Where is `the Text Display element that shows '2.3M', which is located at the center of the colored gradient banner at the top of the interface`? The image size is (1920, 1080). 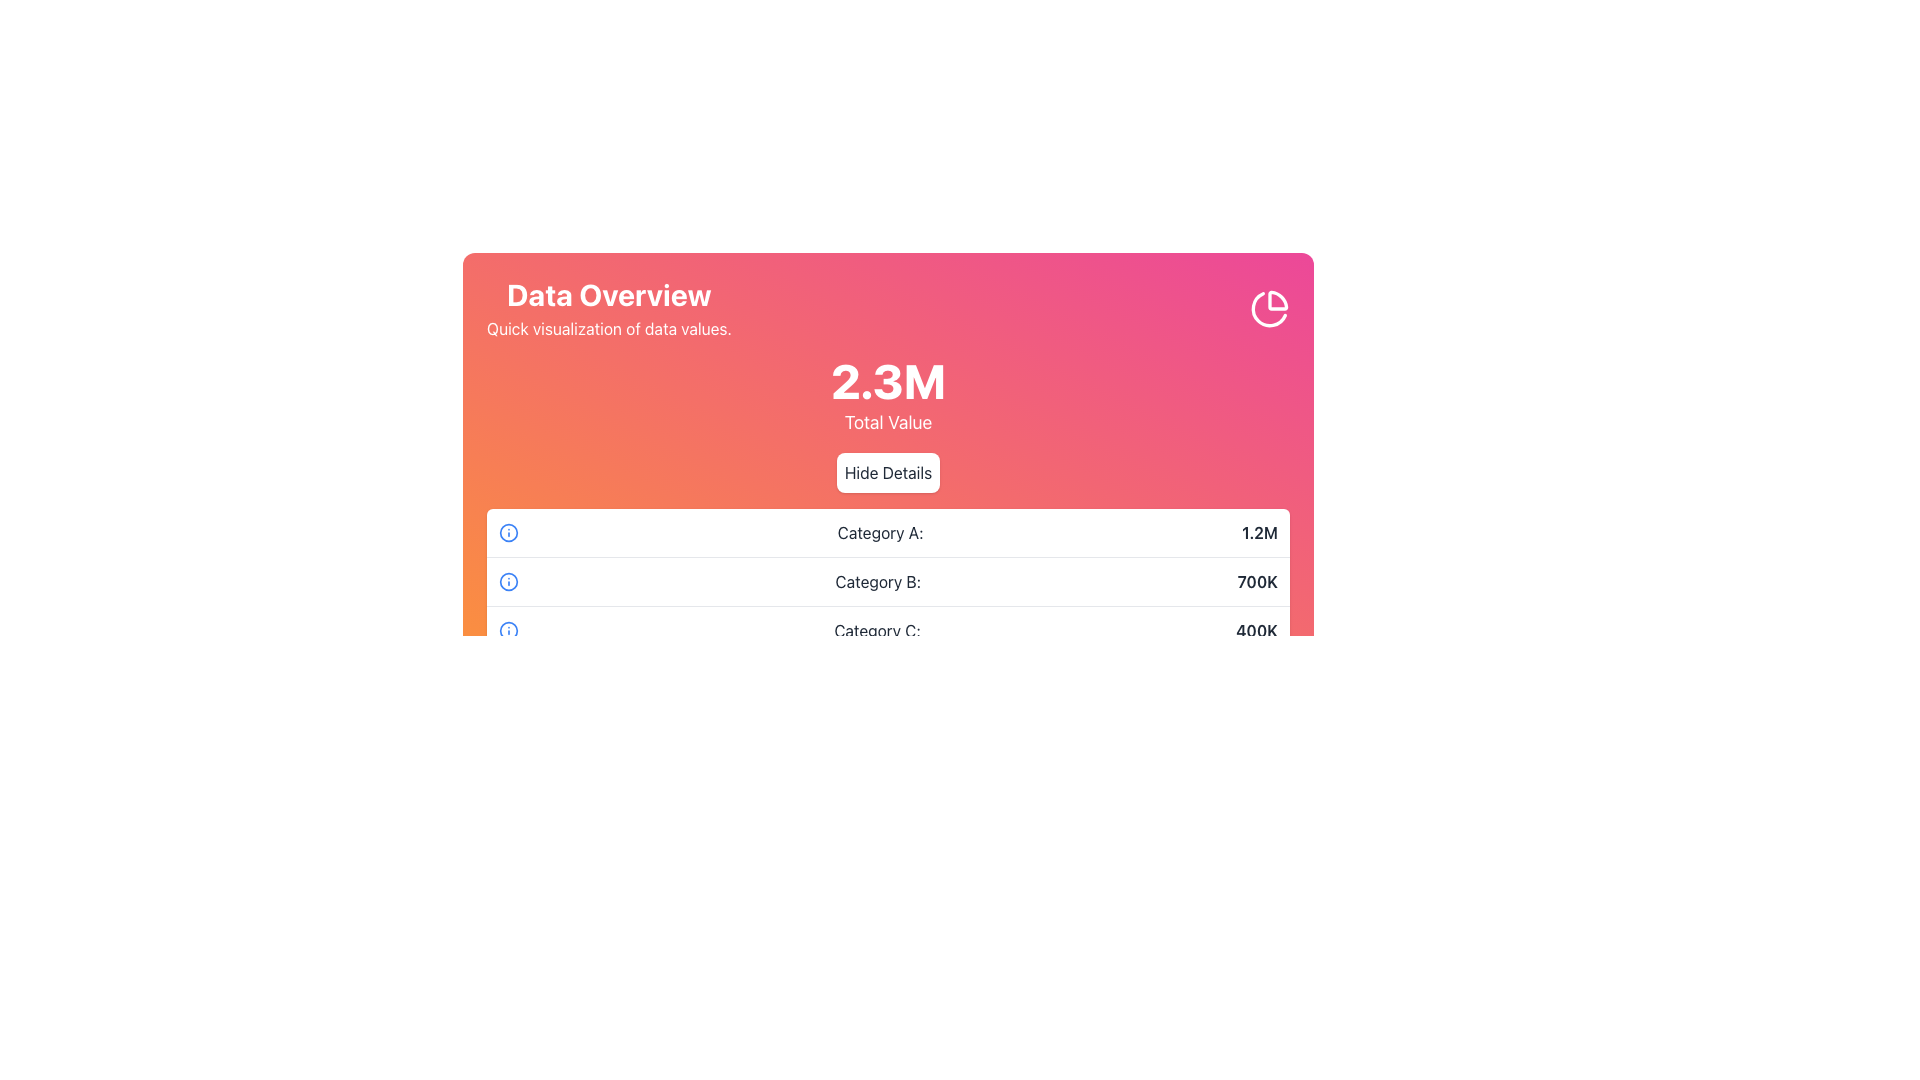
the Text Display element that shows '2.3M', which is located at the center of the colored gradient banner at the top of the interface is located at coordinates (887, 381).